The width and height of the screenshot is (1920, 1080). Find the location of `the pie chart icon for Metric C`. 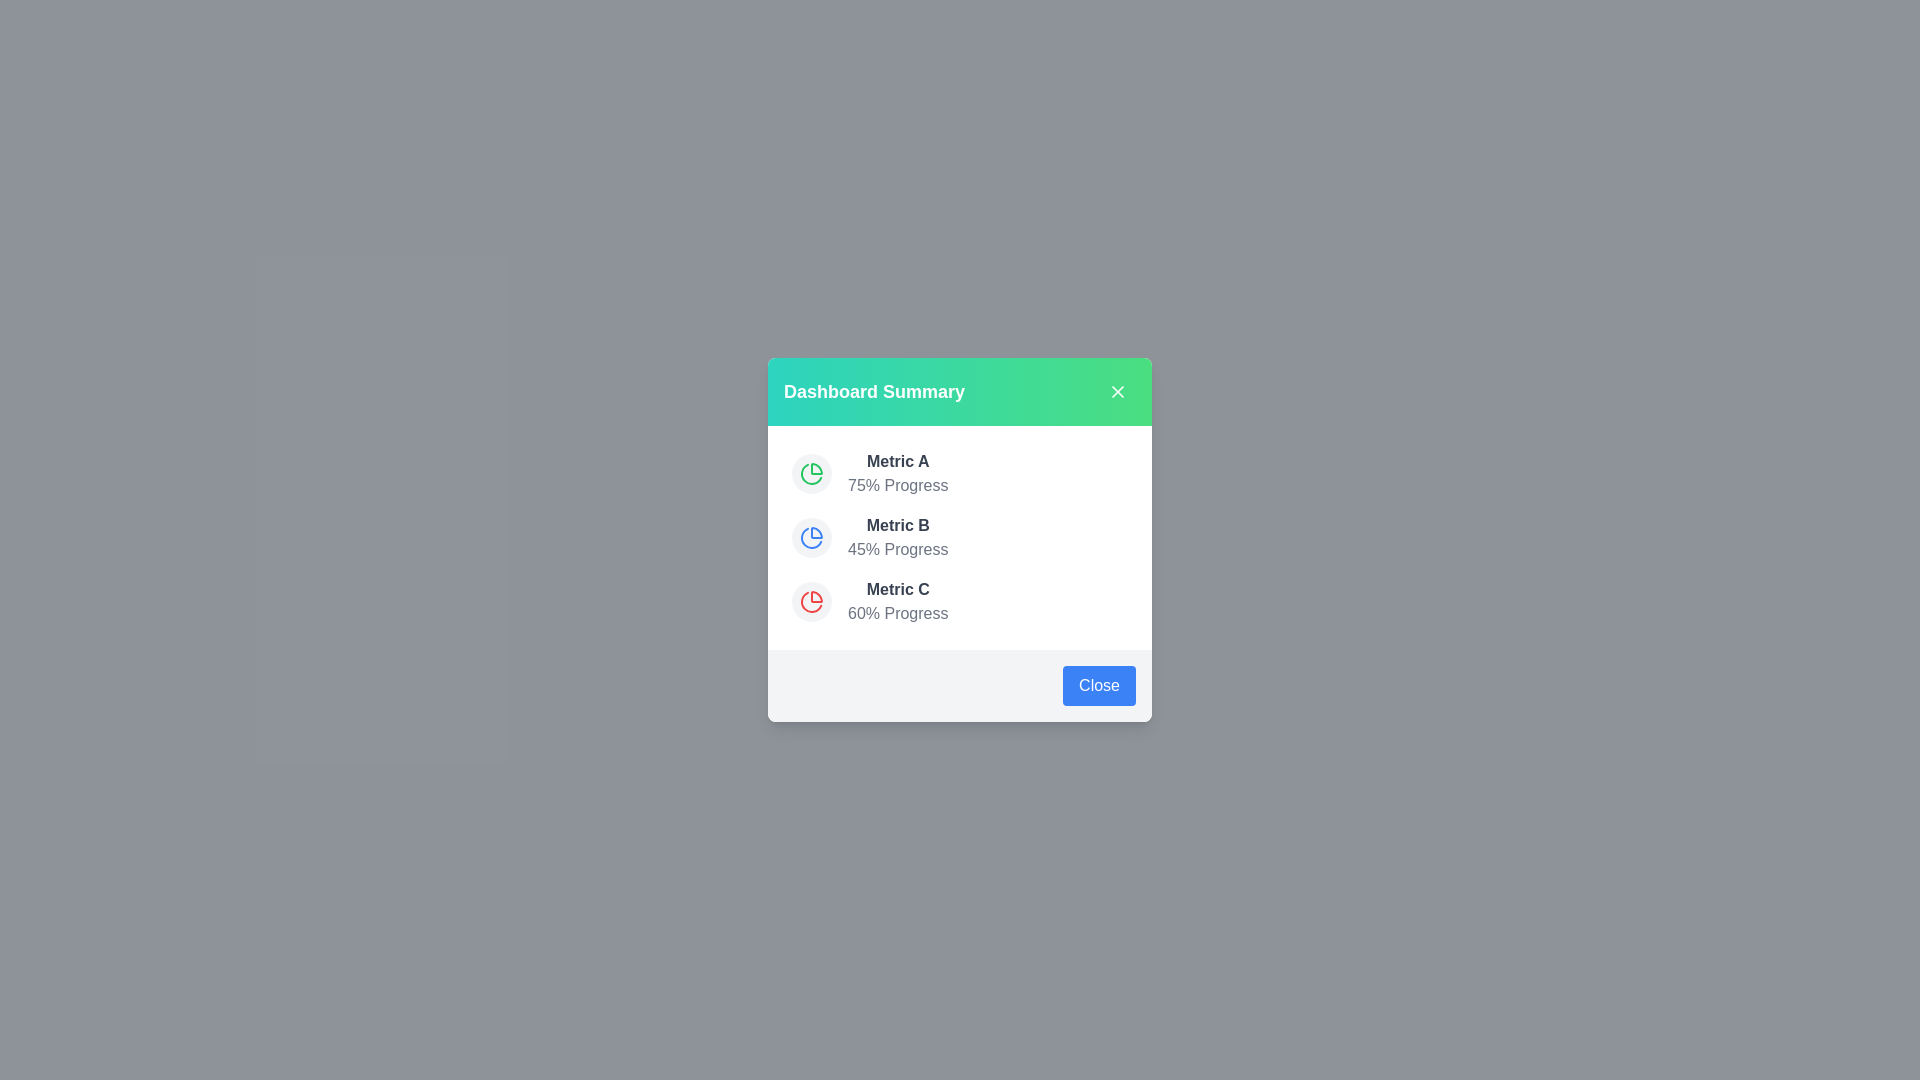

the pie chart icon for Metric C is located at coordinates (811, 600).